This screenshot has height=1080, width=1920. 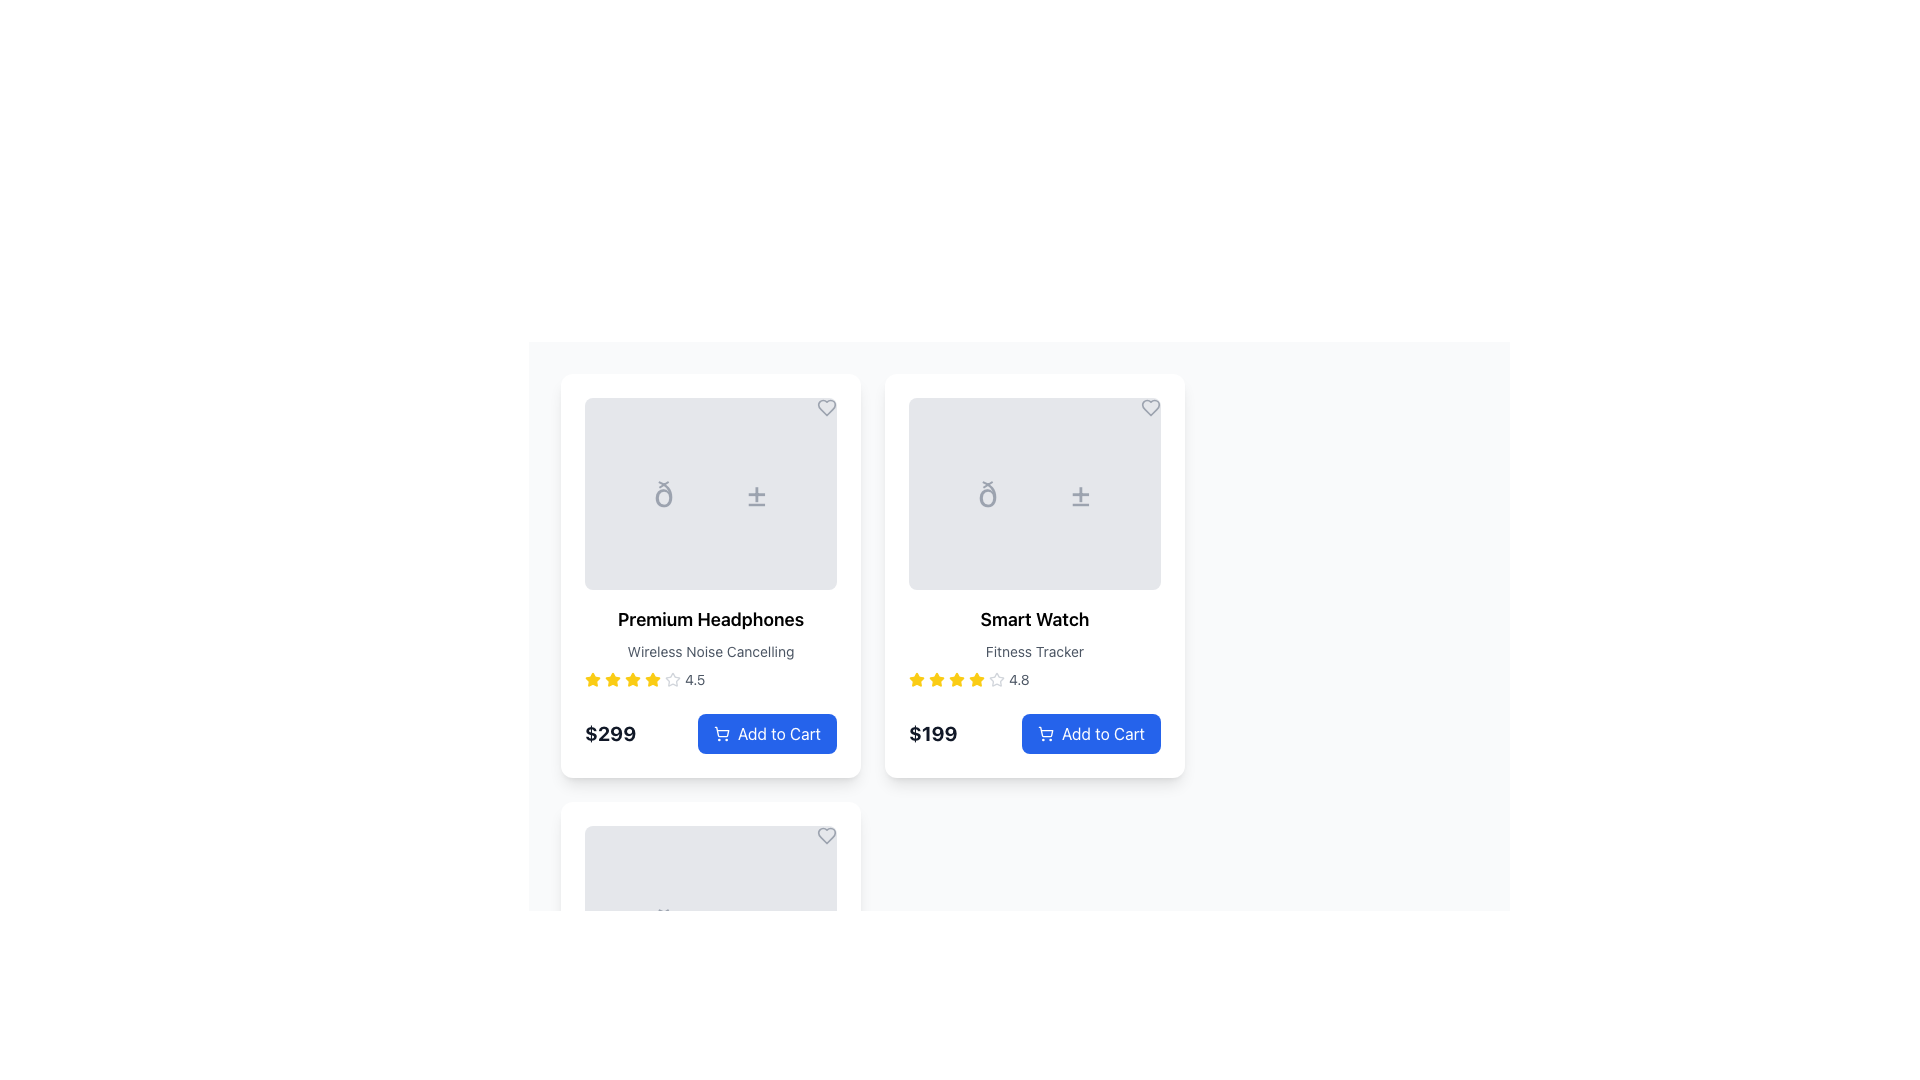 I want to click on the 'Smart Watch' product card, which features a white background, a bold title, and an 'Add to Cart' button in blue, so click(x=1035, y=575).